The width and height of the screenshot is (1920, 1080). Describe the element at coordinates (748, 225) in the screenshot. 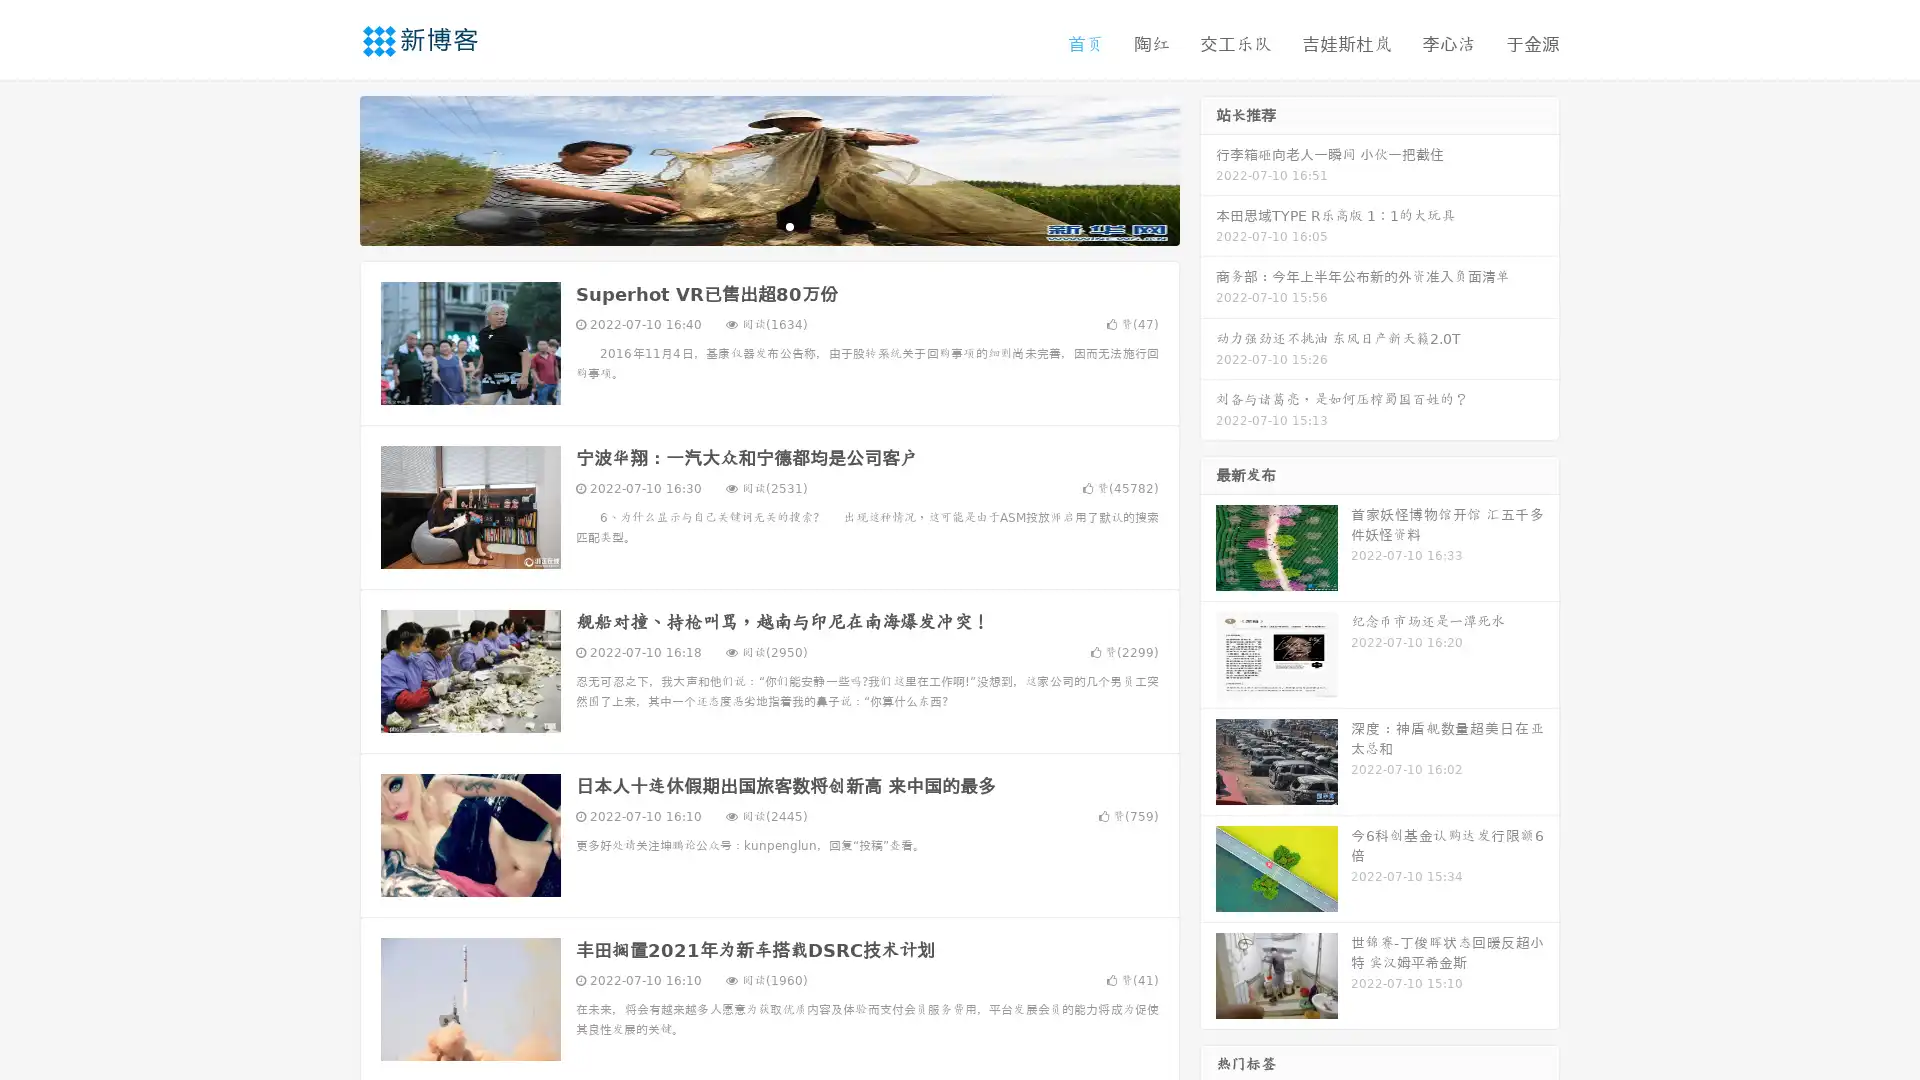

I see `Go to slide 1` at that location.